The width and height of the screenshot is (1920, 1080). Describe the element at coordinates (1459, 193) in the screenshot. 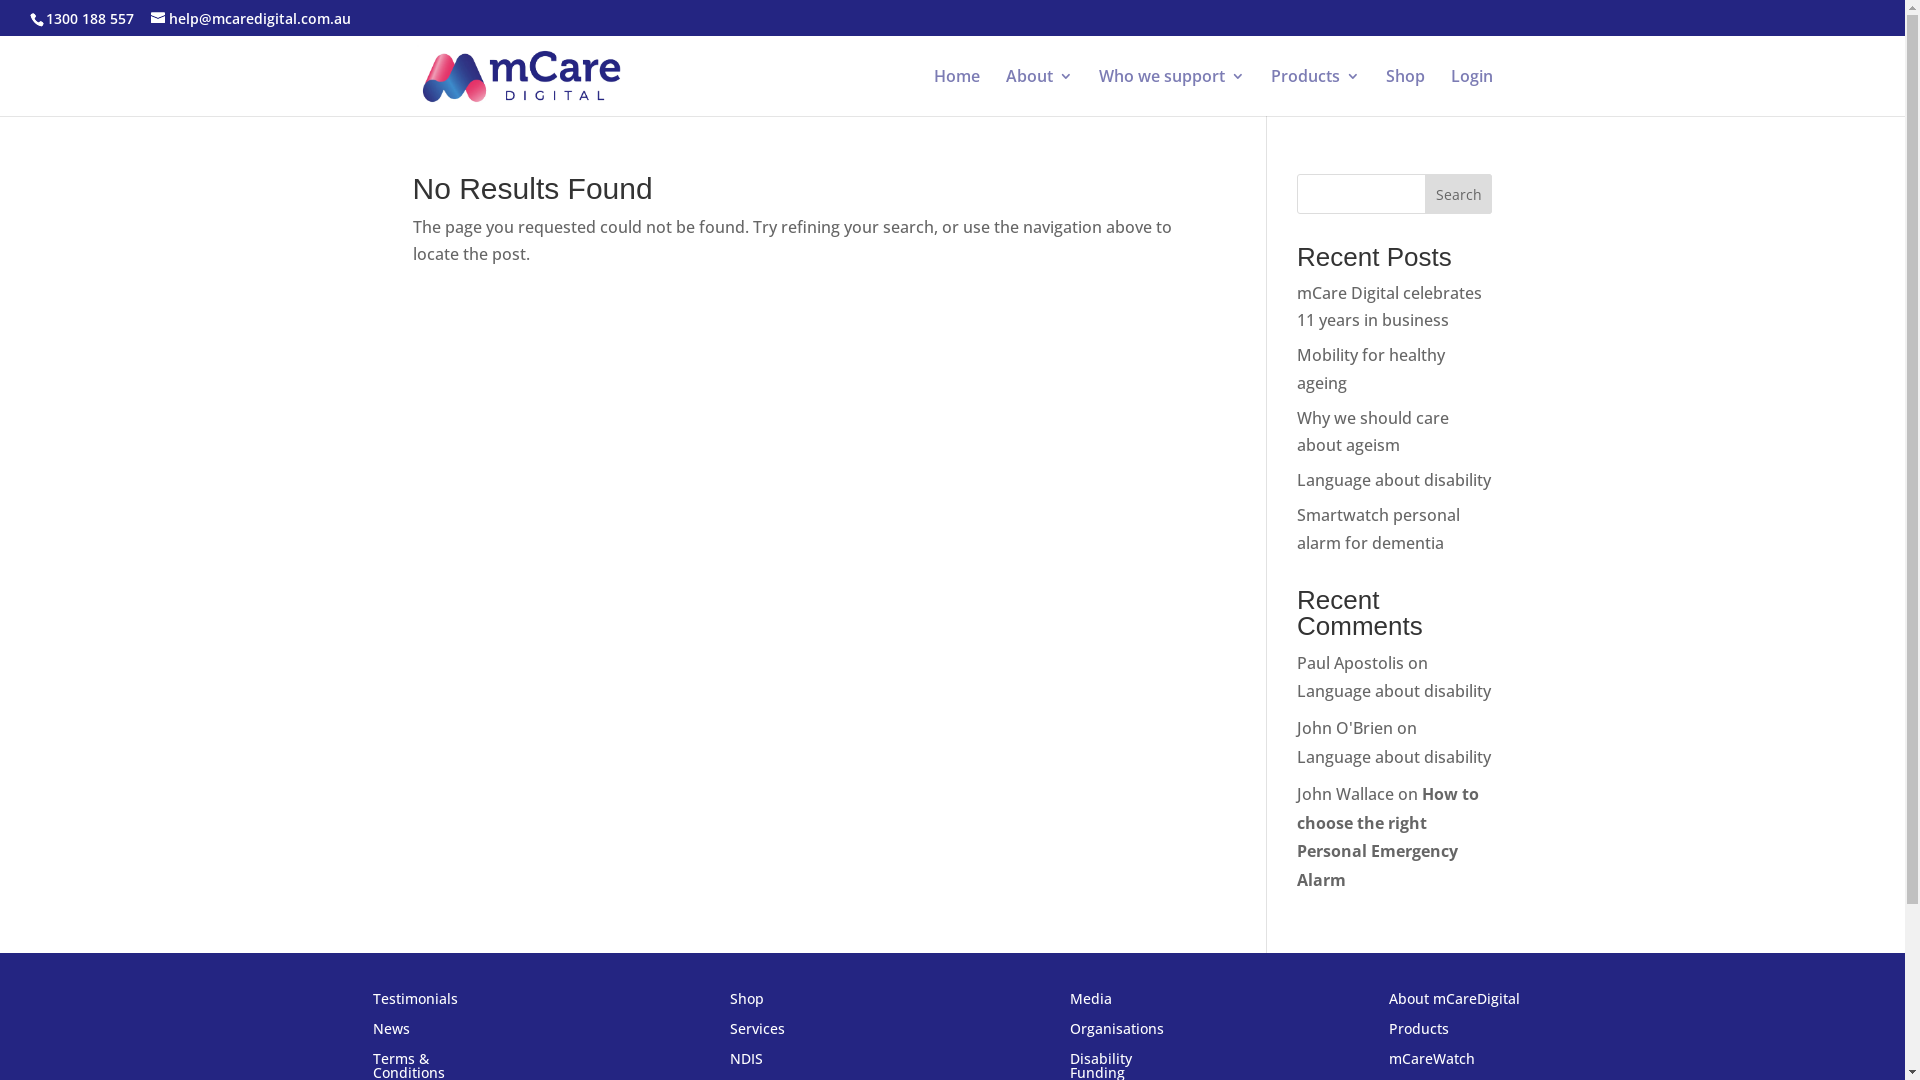

I see `'Search'` at that location.